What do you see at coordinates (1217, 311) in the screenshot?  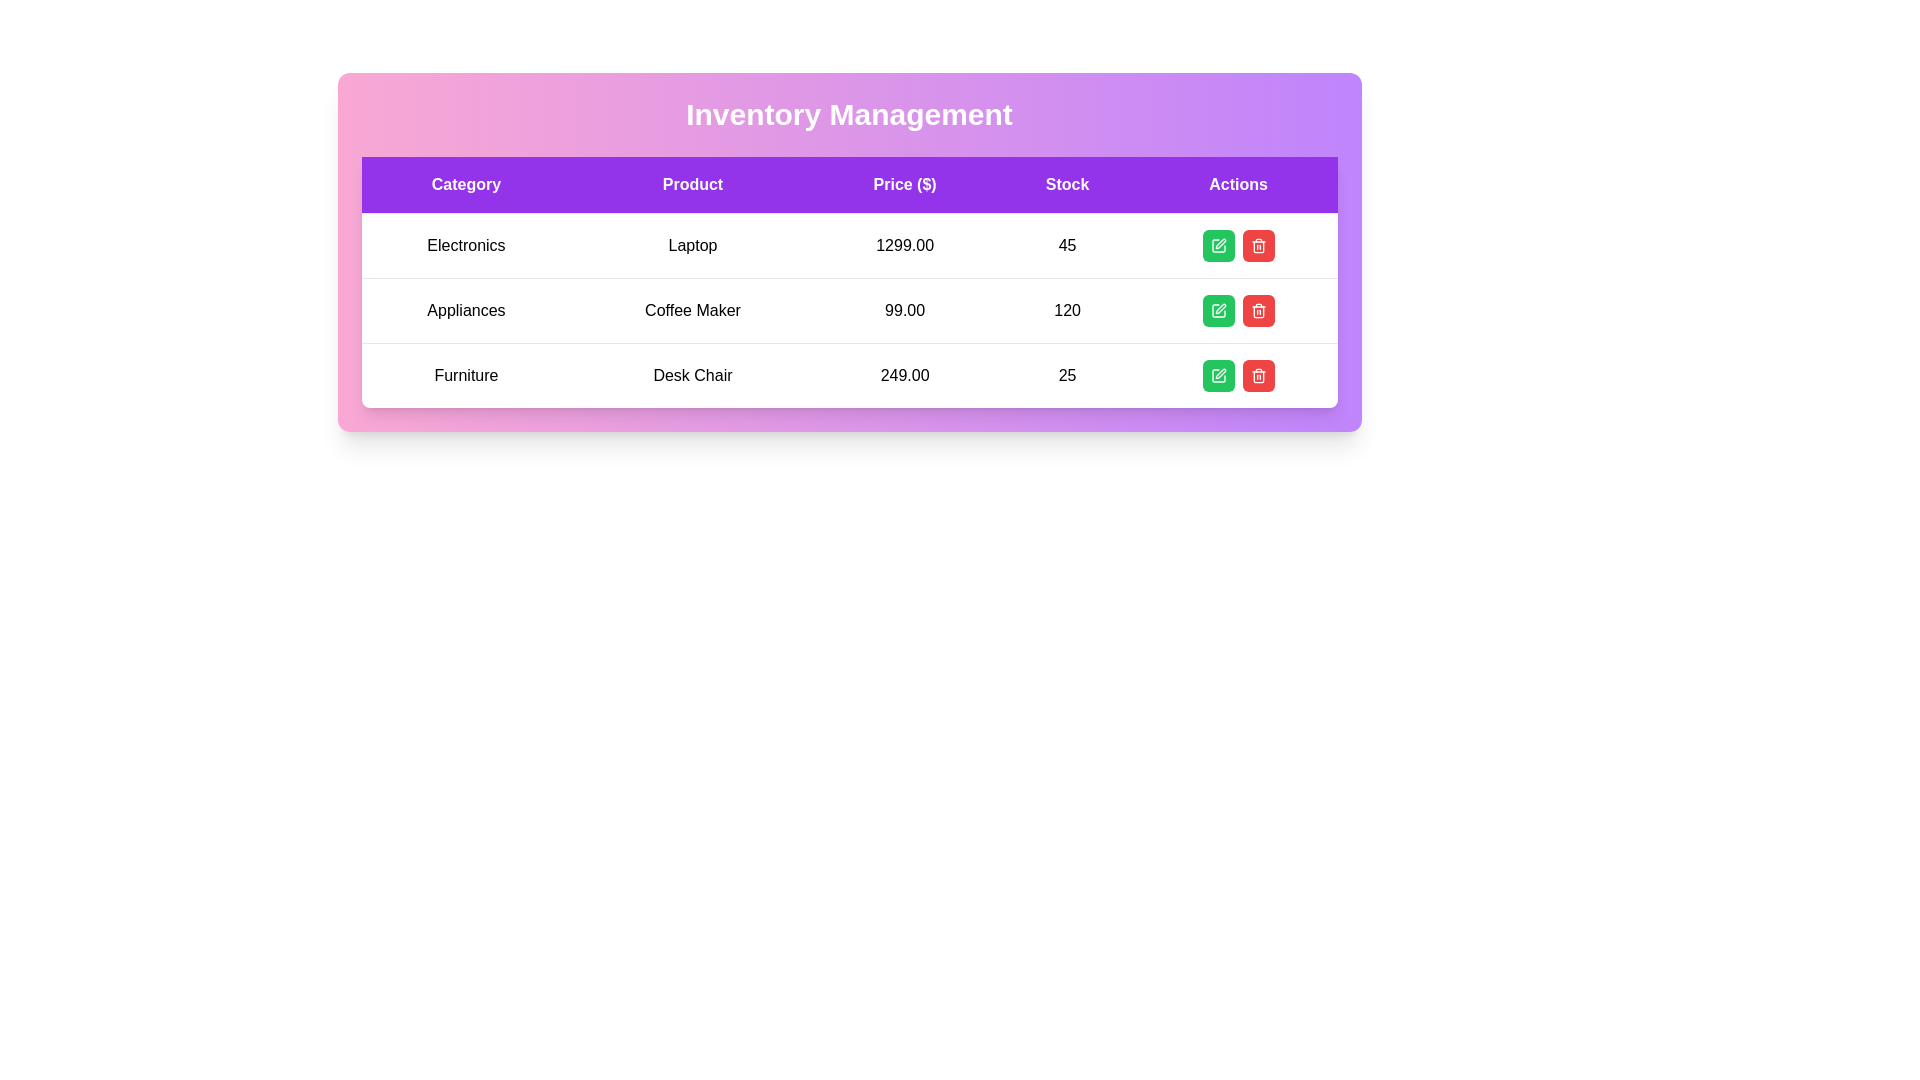 I see `the edit icon button, which is a small pen and square icon inside a green rectangular button, located beside a red trash can button in the Actions column of the second row of the table` at bounding box center [1217, 311].